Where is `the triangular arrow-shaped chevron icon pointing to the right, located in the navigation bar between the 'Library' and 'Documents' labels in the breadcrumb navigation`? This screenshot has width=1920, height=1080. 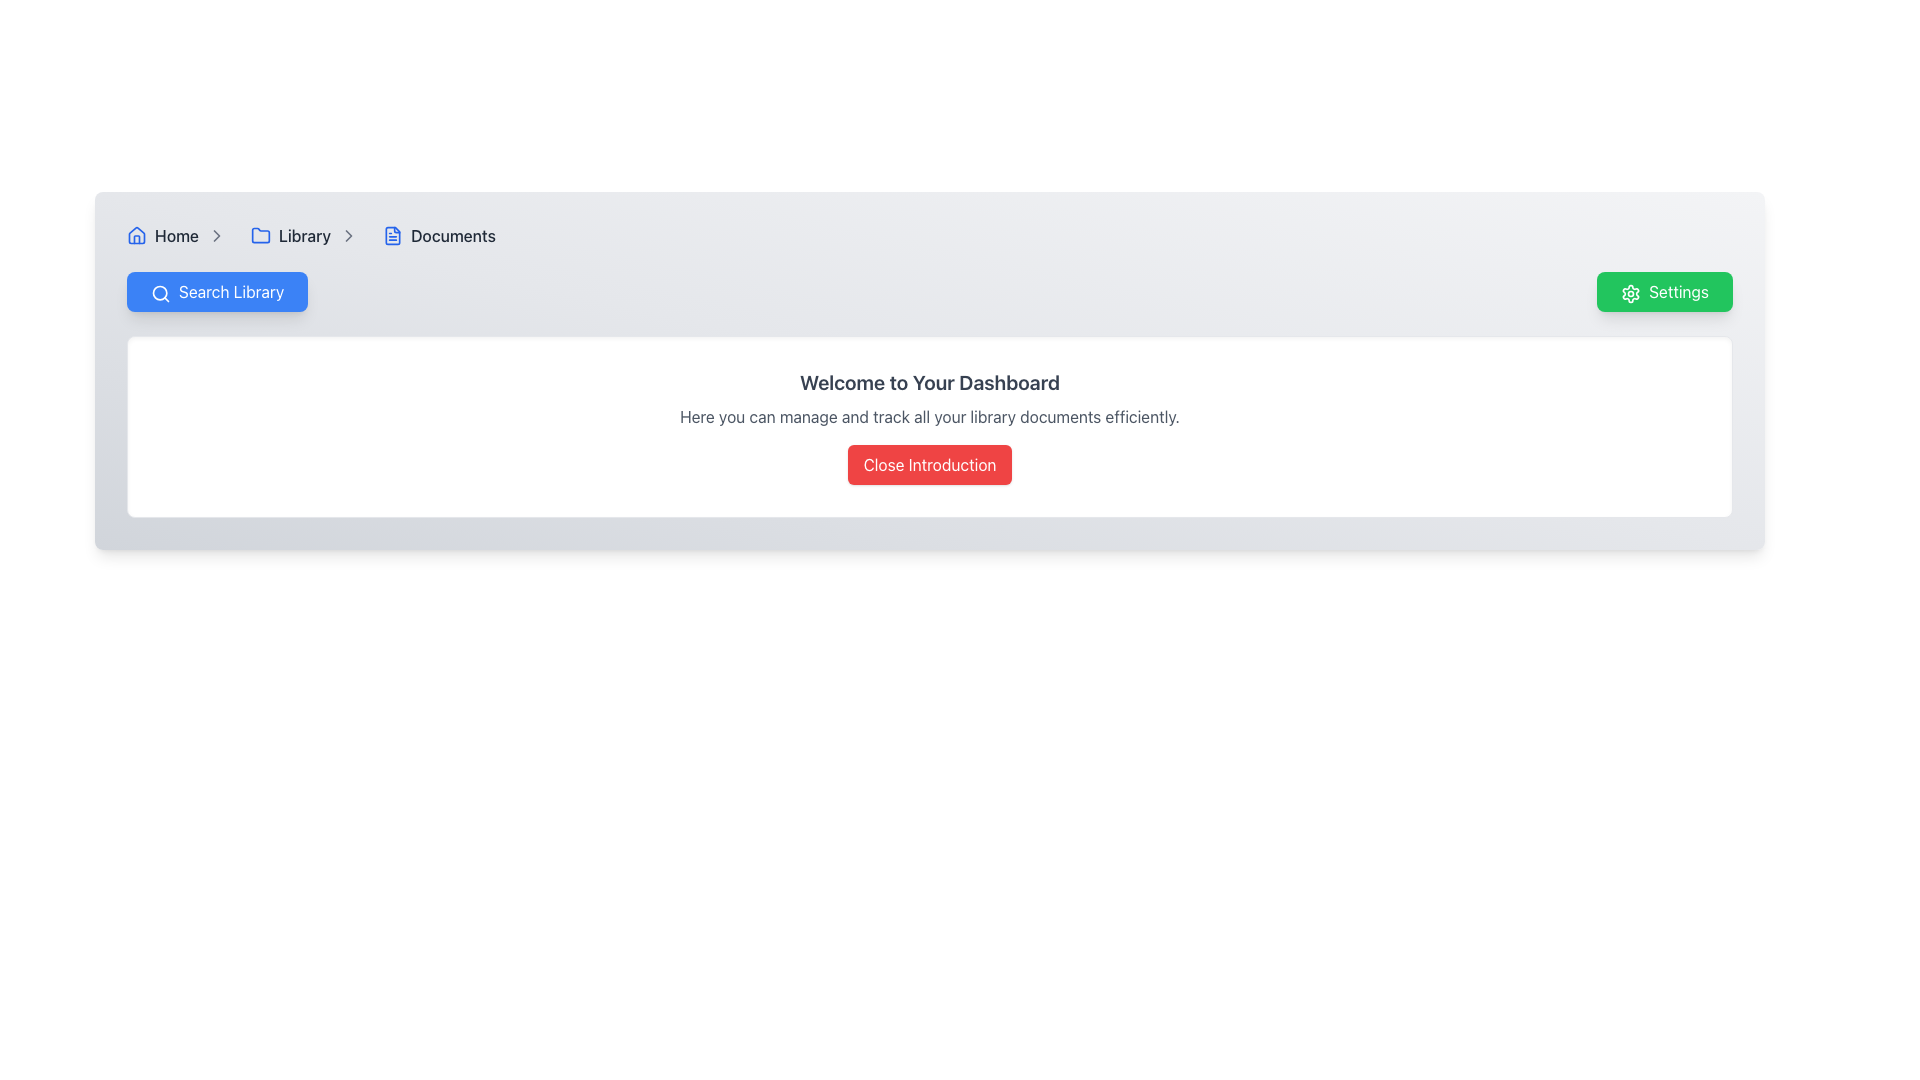 the triangular arrow-shaped chevron icon pointing to the right, located in the navigation bar between the 'Library' and 'Documents' labels in the breadcrumb navigation is located at coordinates (349, 234).